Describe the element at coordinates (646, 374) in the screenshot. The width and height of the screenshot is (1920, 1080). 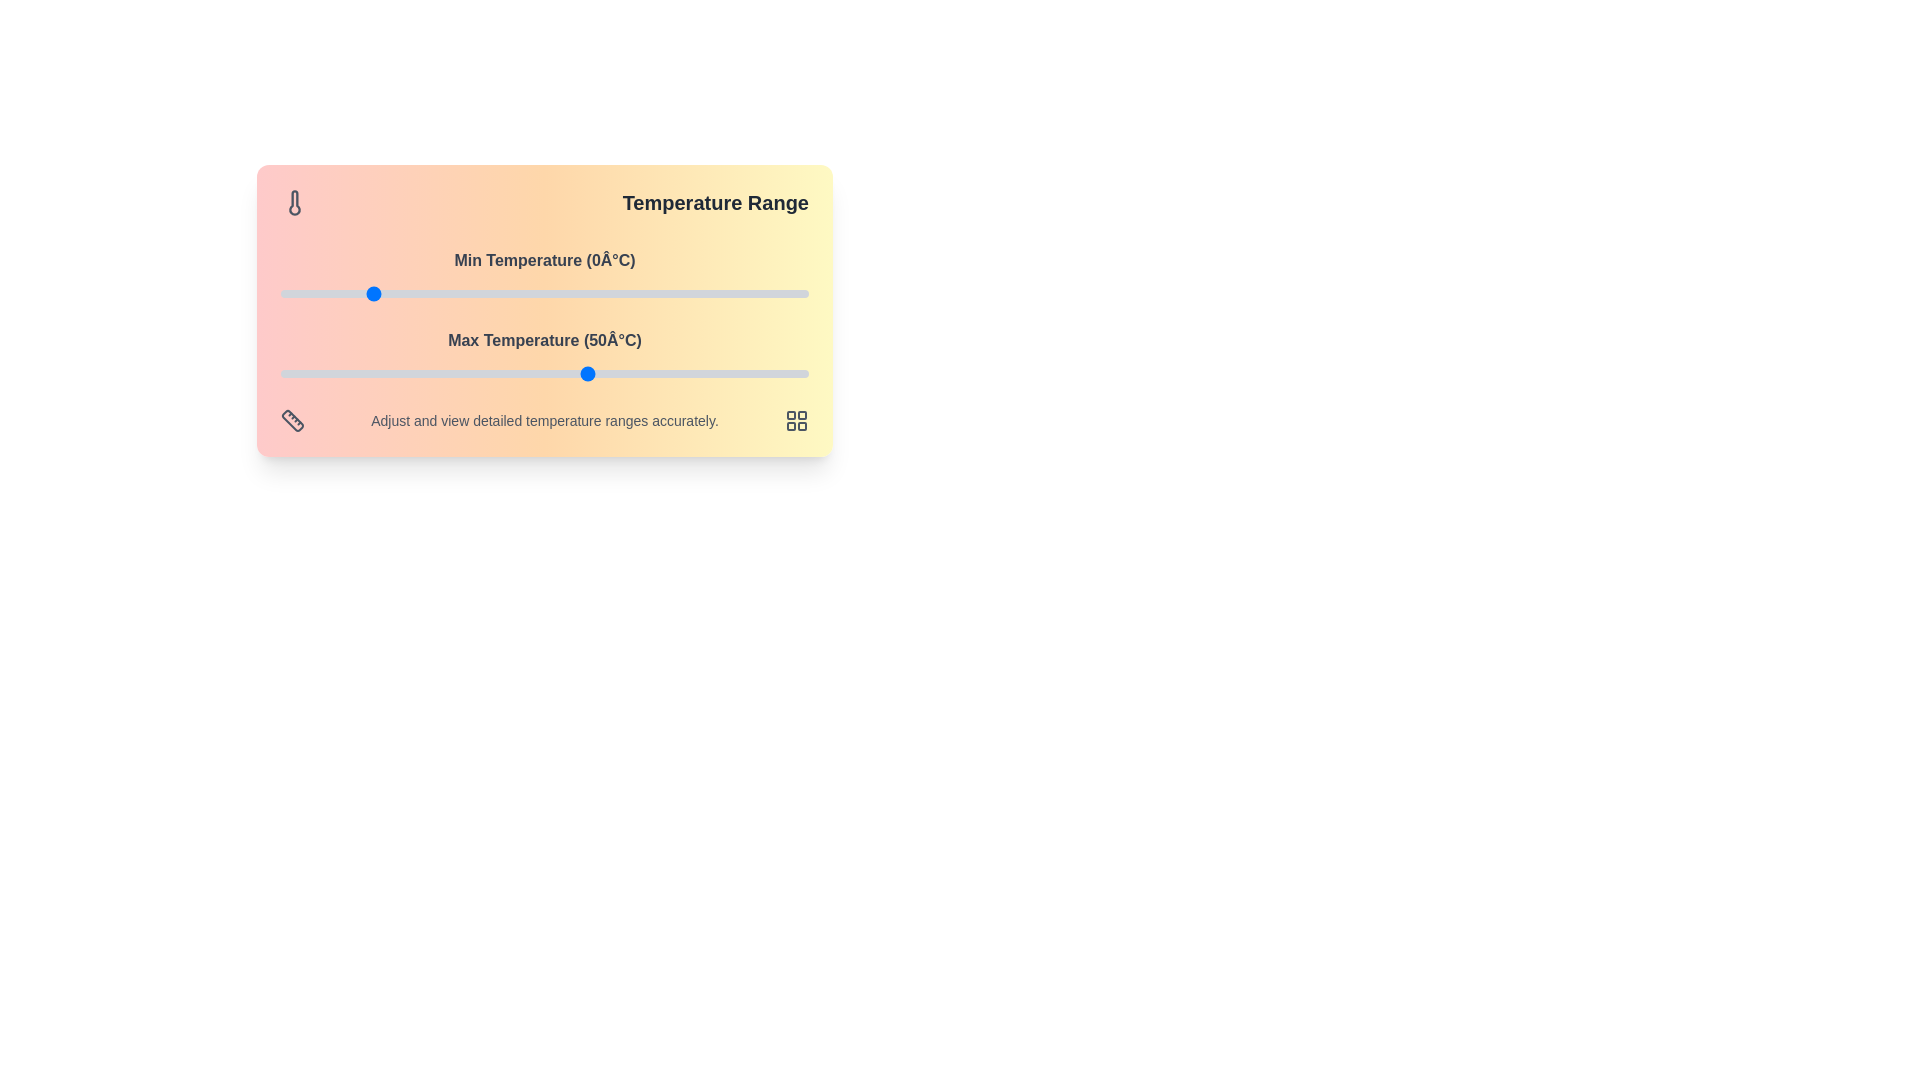
I see `the maximum temperature slider to 63°C` at that location.